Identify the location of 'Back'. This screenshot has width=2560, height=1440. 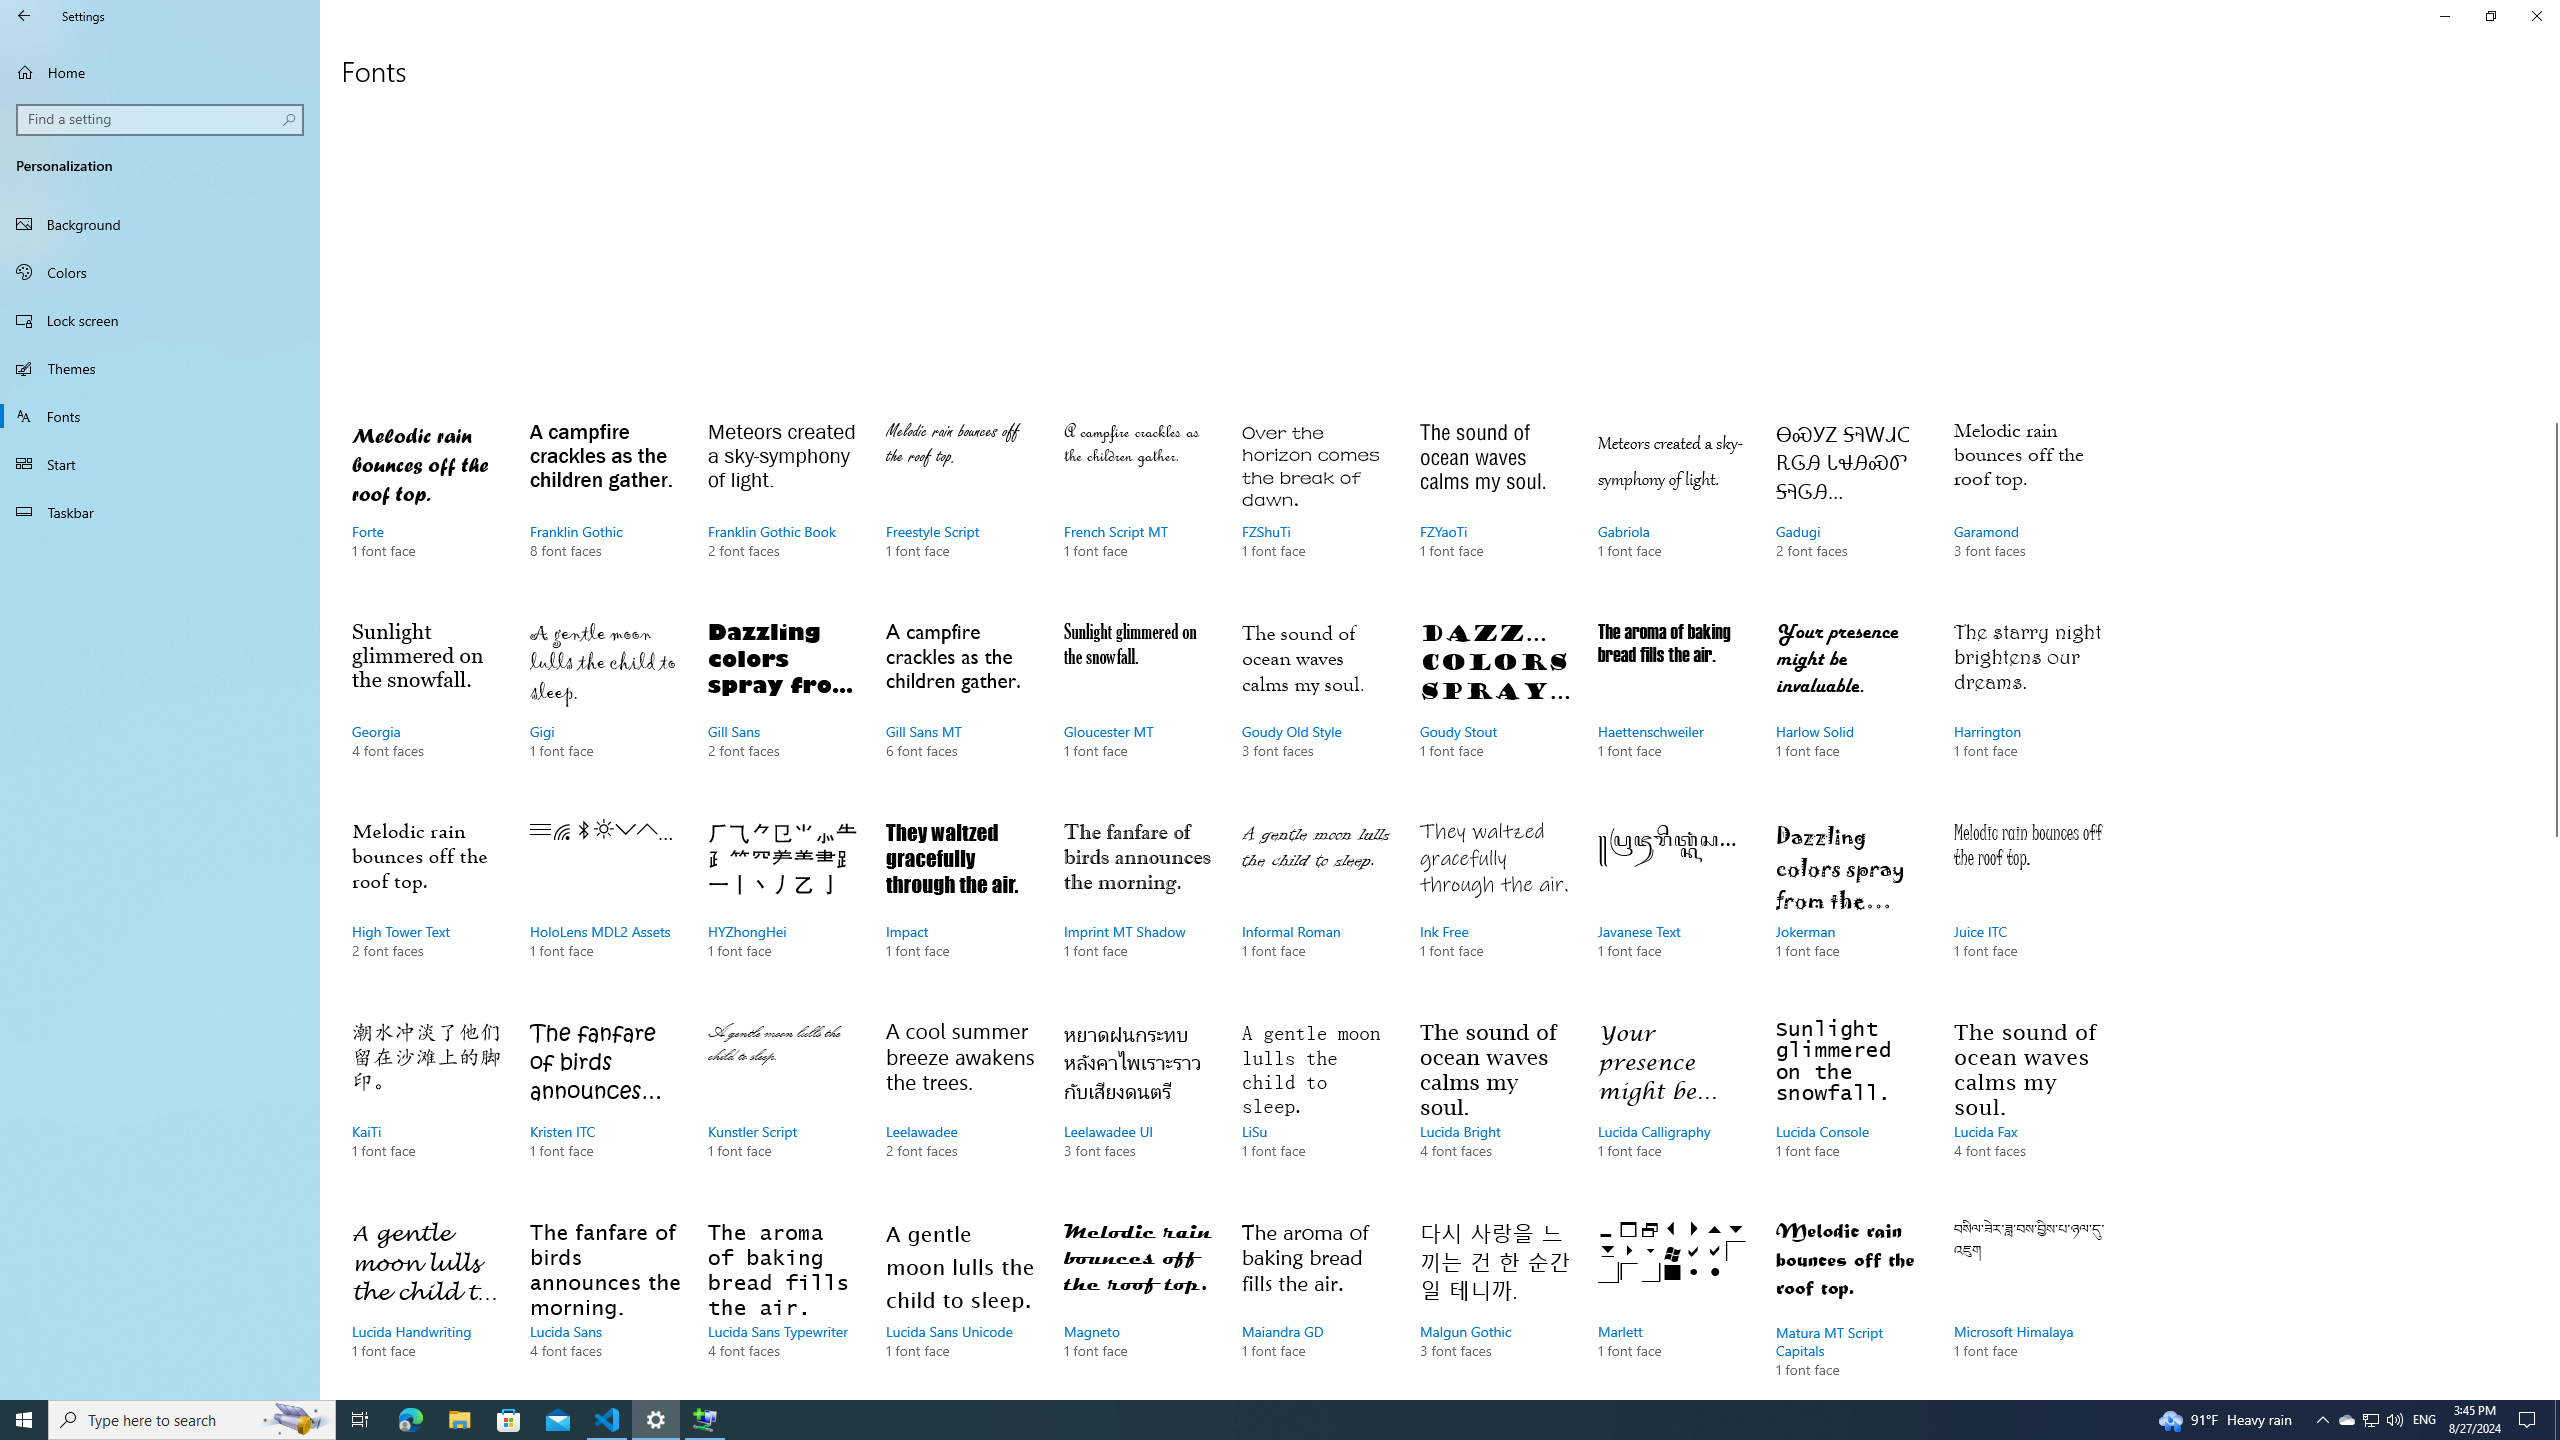
(24, 15).